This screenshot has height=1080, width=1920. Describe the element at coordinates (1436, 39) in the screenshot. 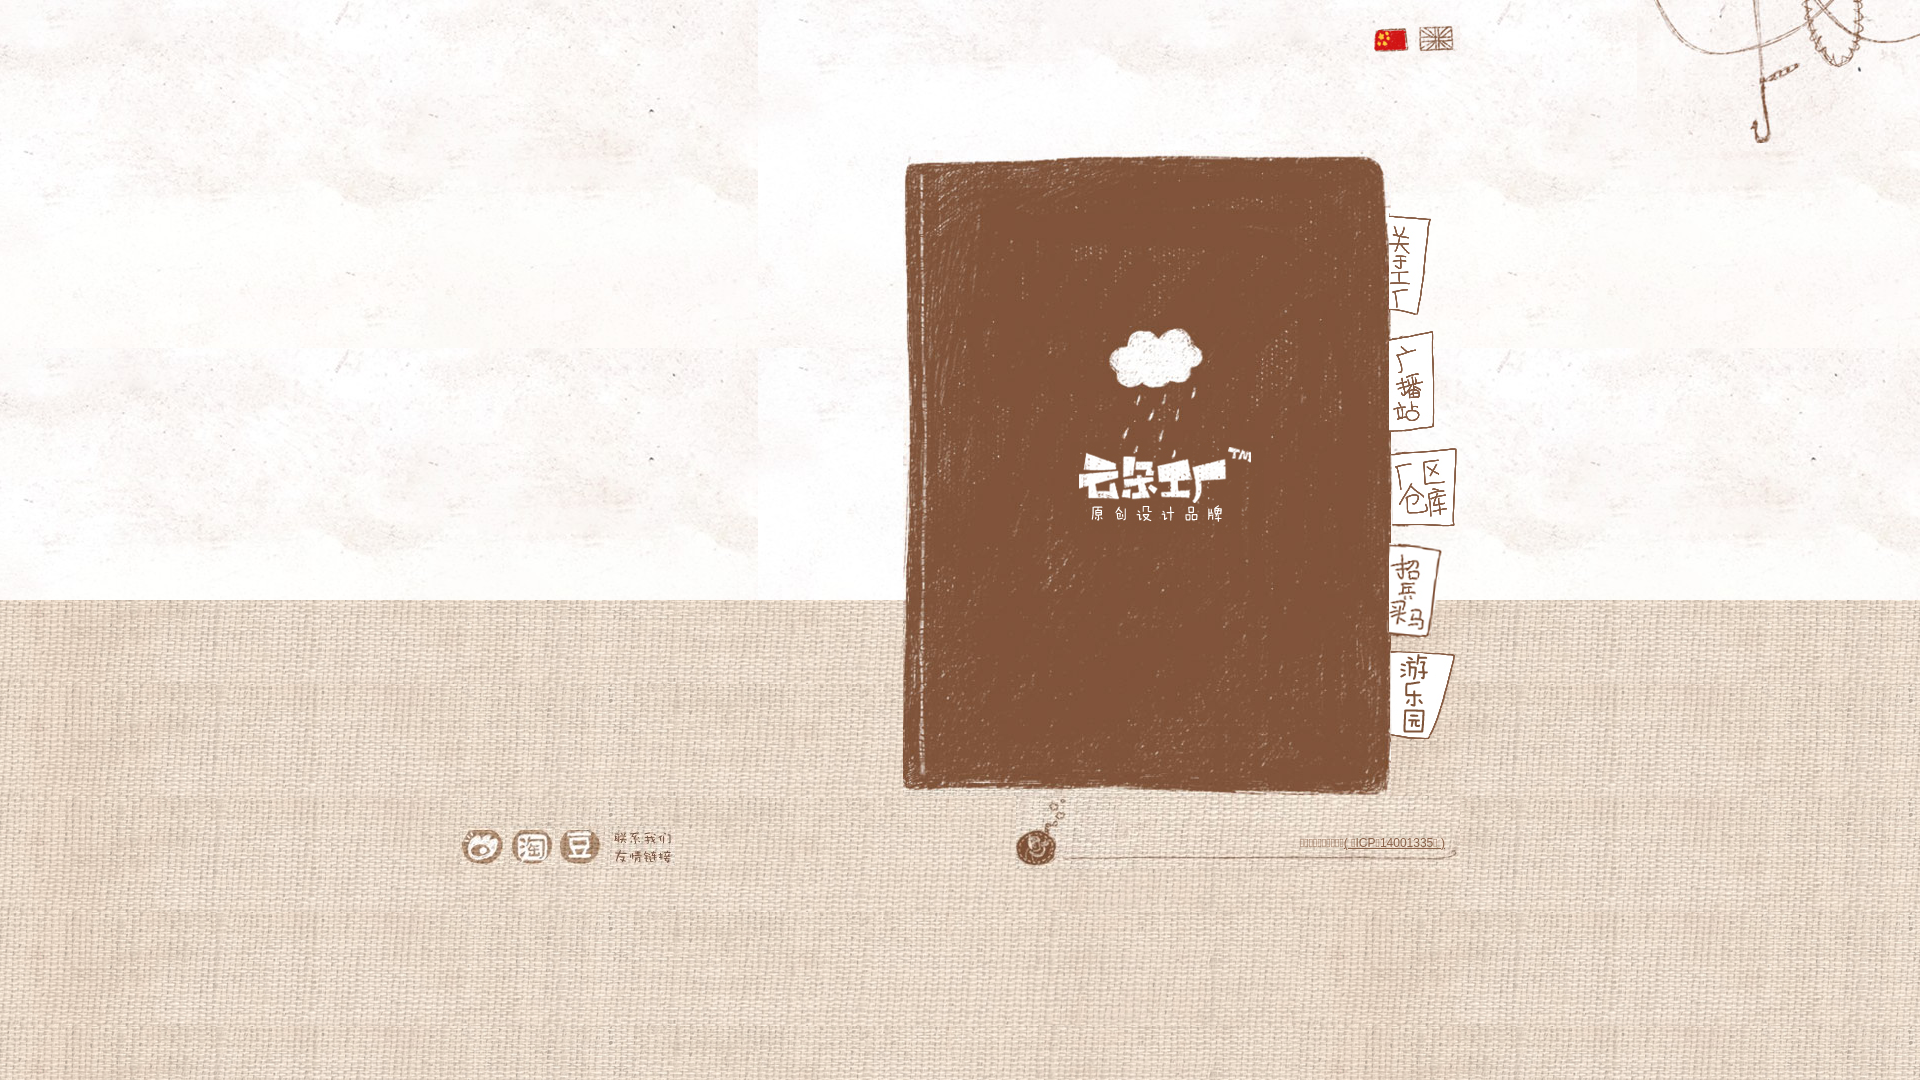

I see `'English'` at that location.